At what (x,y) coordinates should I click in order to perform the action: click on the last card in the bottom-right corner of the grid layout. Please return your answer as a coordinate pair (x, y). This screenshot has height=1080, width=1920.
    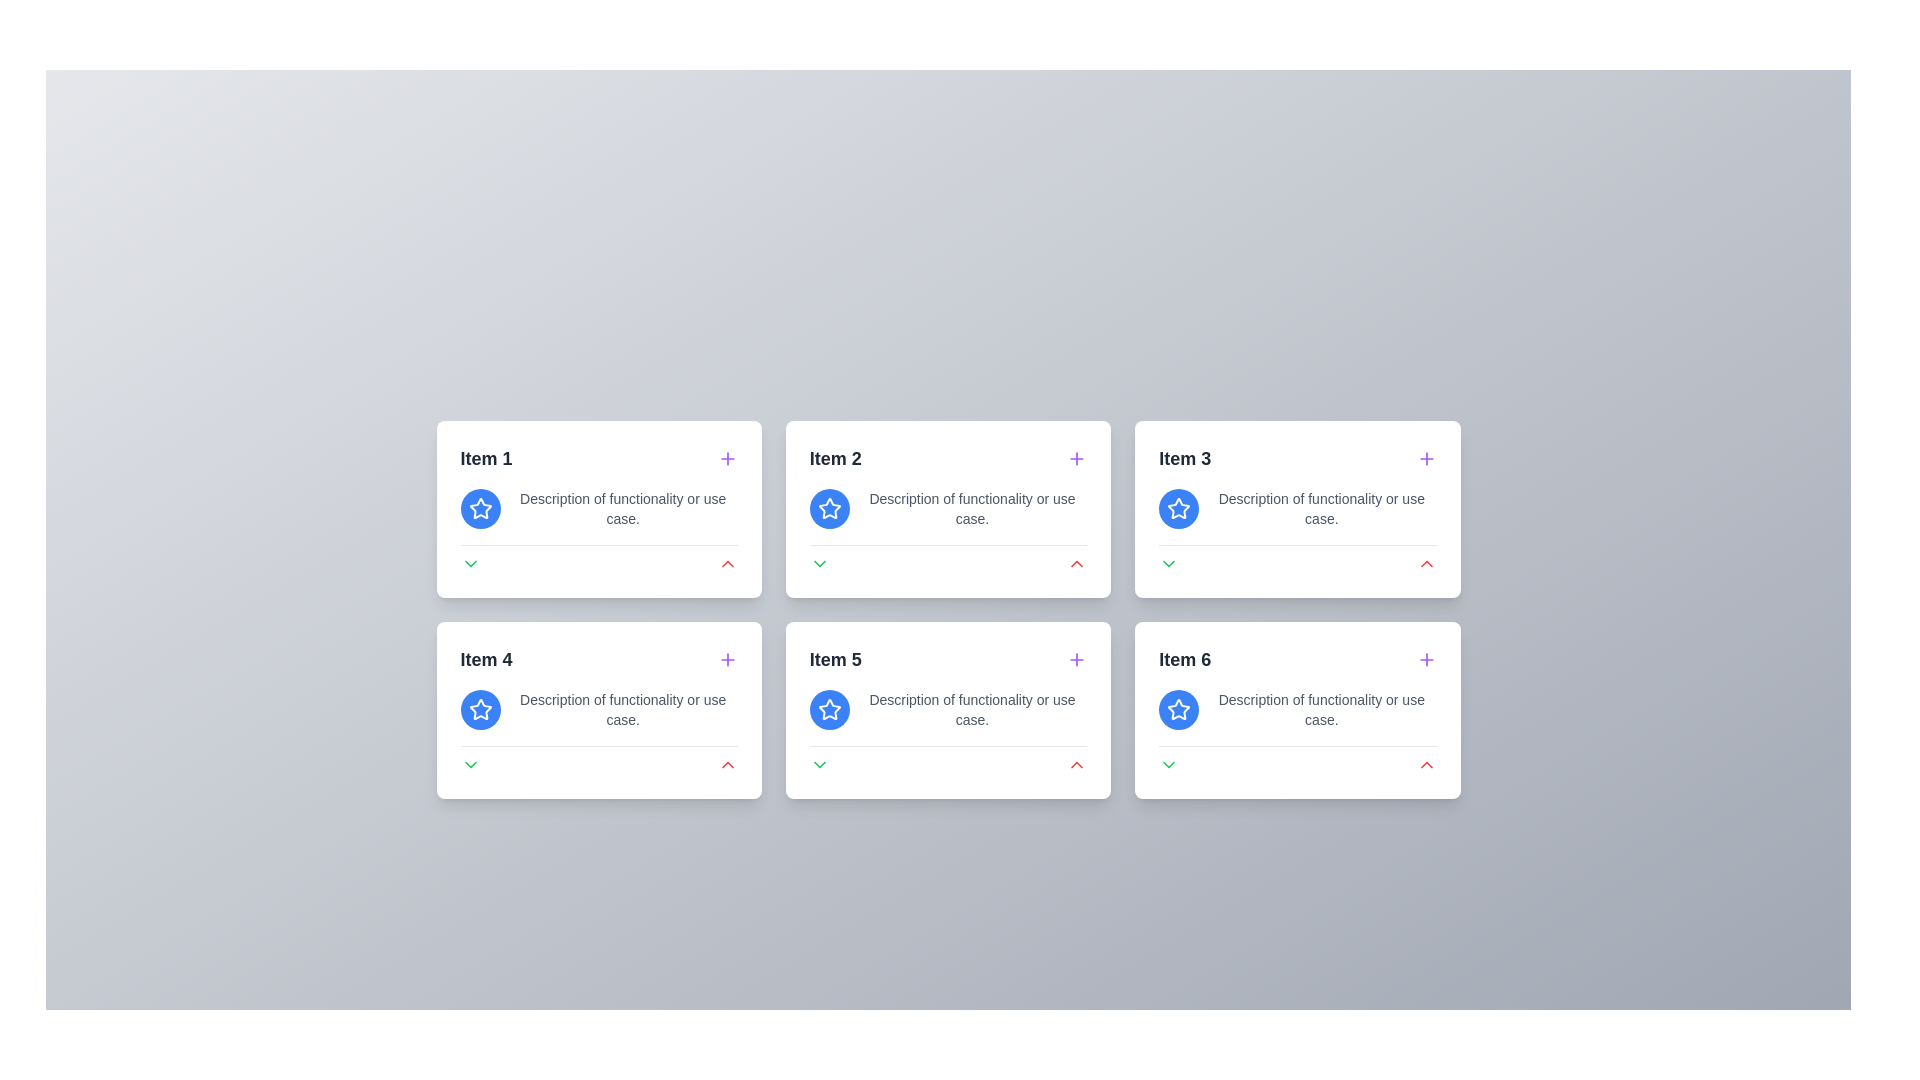
    Looking at the image, I should click on (1297, 709).